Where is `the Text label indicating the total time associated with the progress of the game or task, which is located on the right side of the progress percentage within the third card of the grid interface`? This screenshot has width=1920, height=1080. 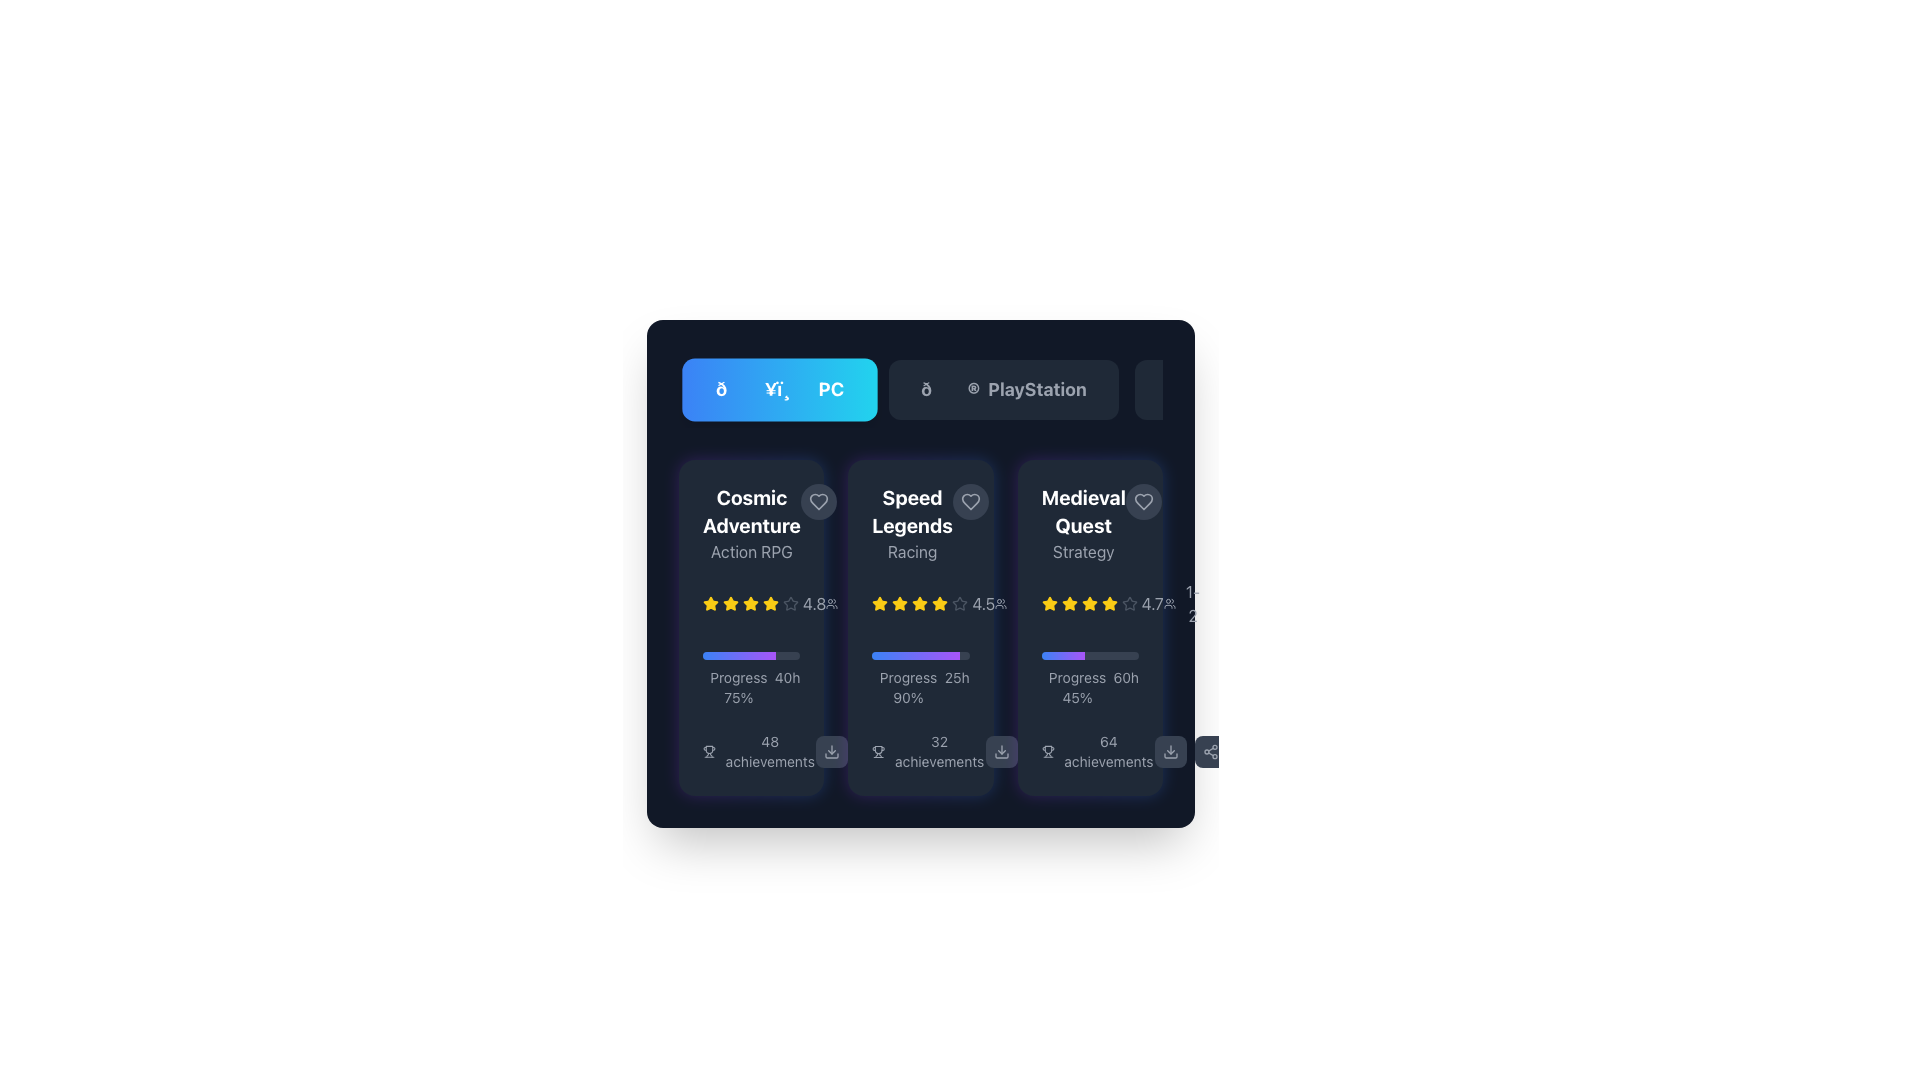
the Text label indicating the total time associated with the progress of the game or task, which is located on the right side of the progress percentage within the third card of the grid interface is located at coordinates (1126, 686).